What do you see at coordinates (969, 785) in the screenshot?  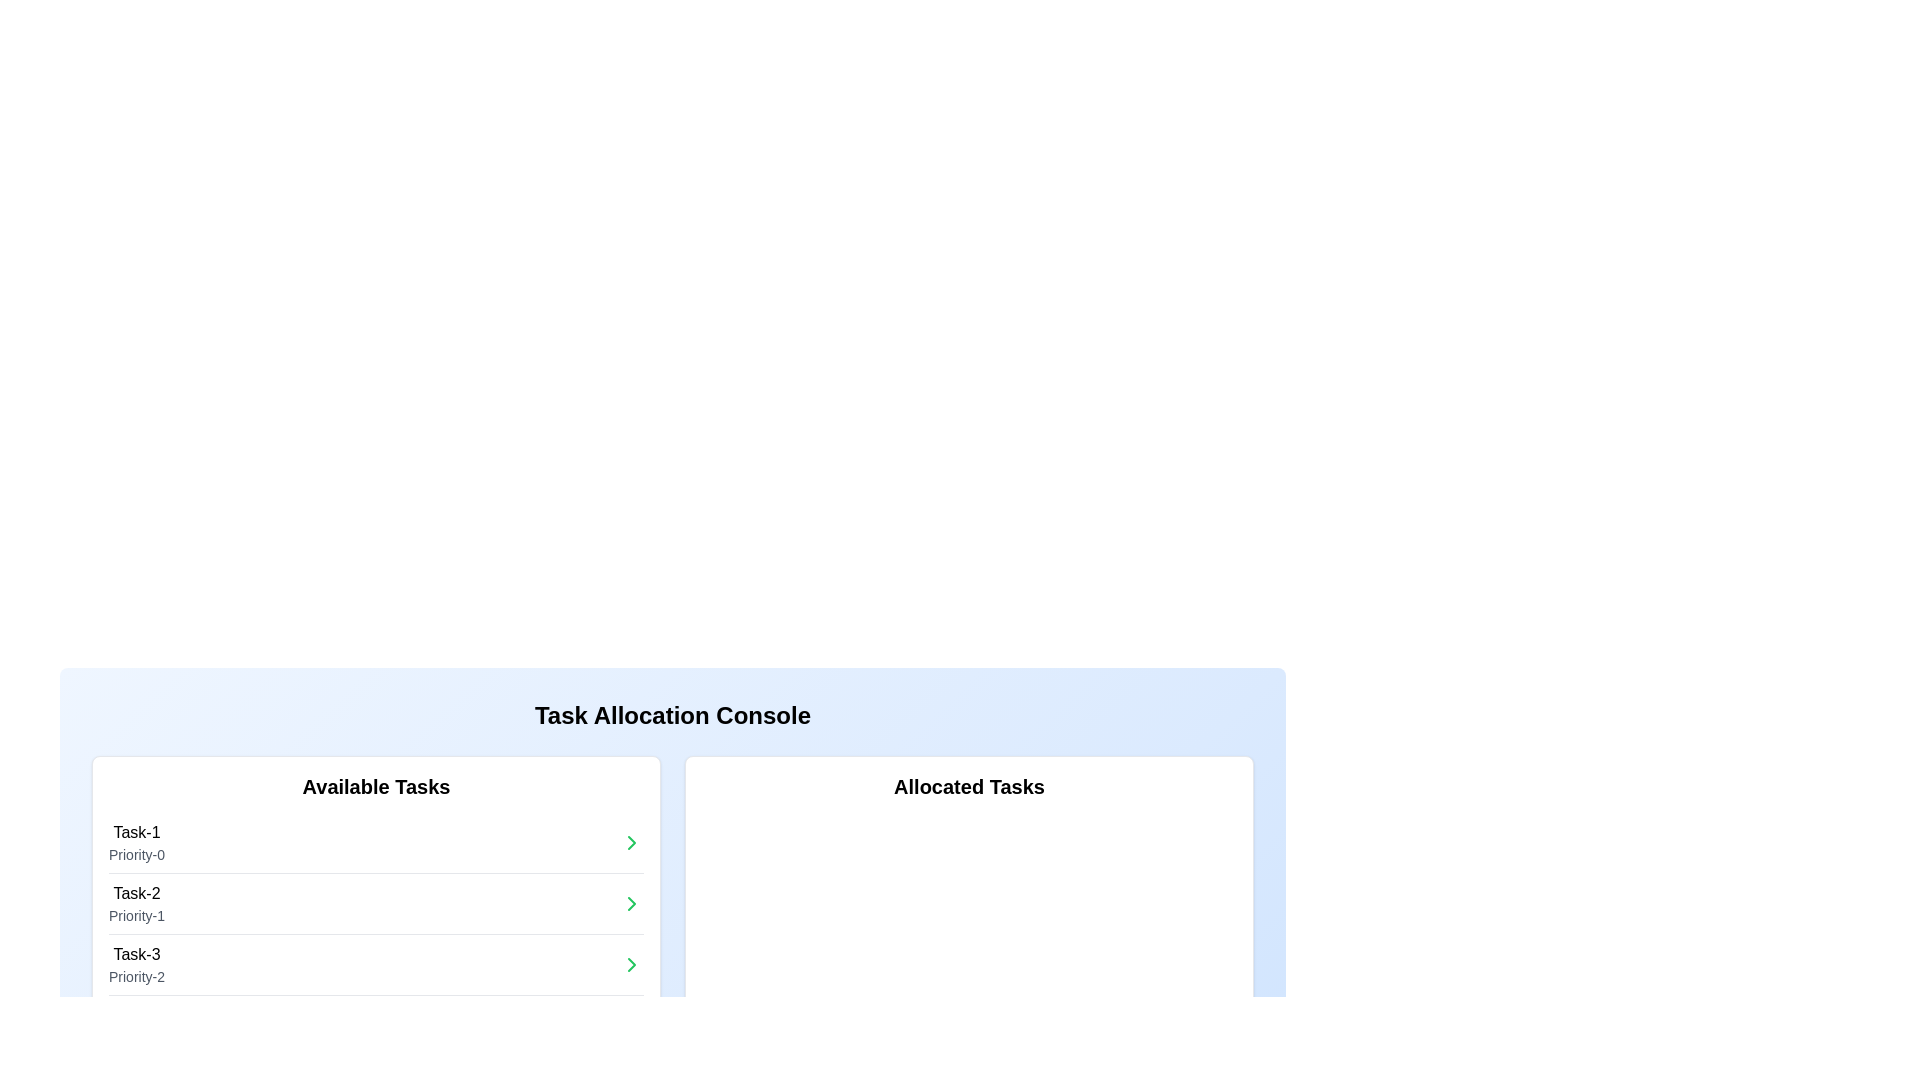 I see `the bold static text reading 'Allocated Tasks'` at bounding box center [969, 785].